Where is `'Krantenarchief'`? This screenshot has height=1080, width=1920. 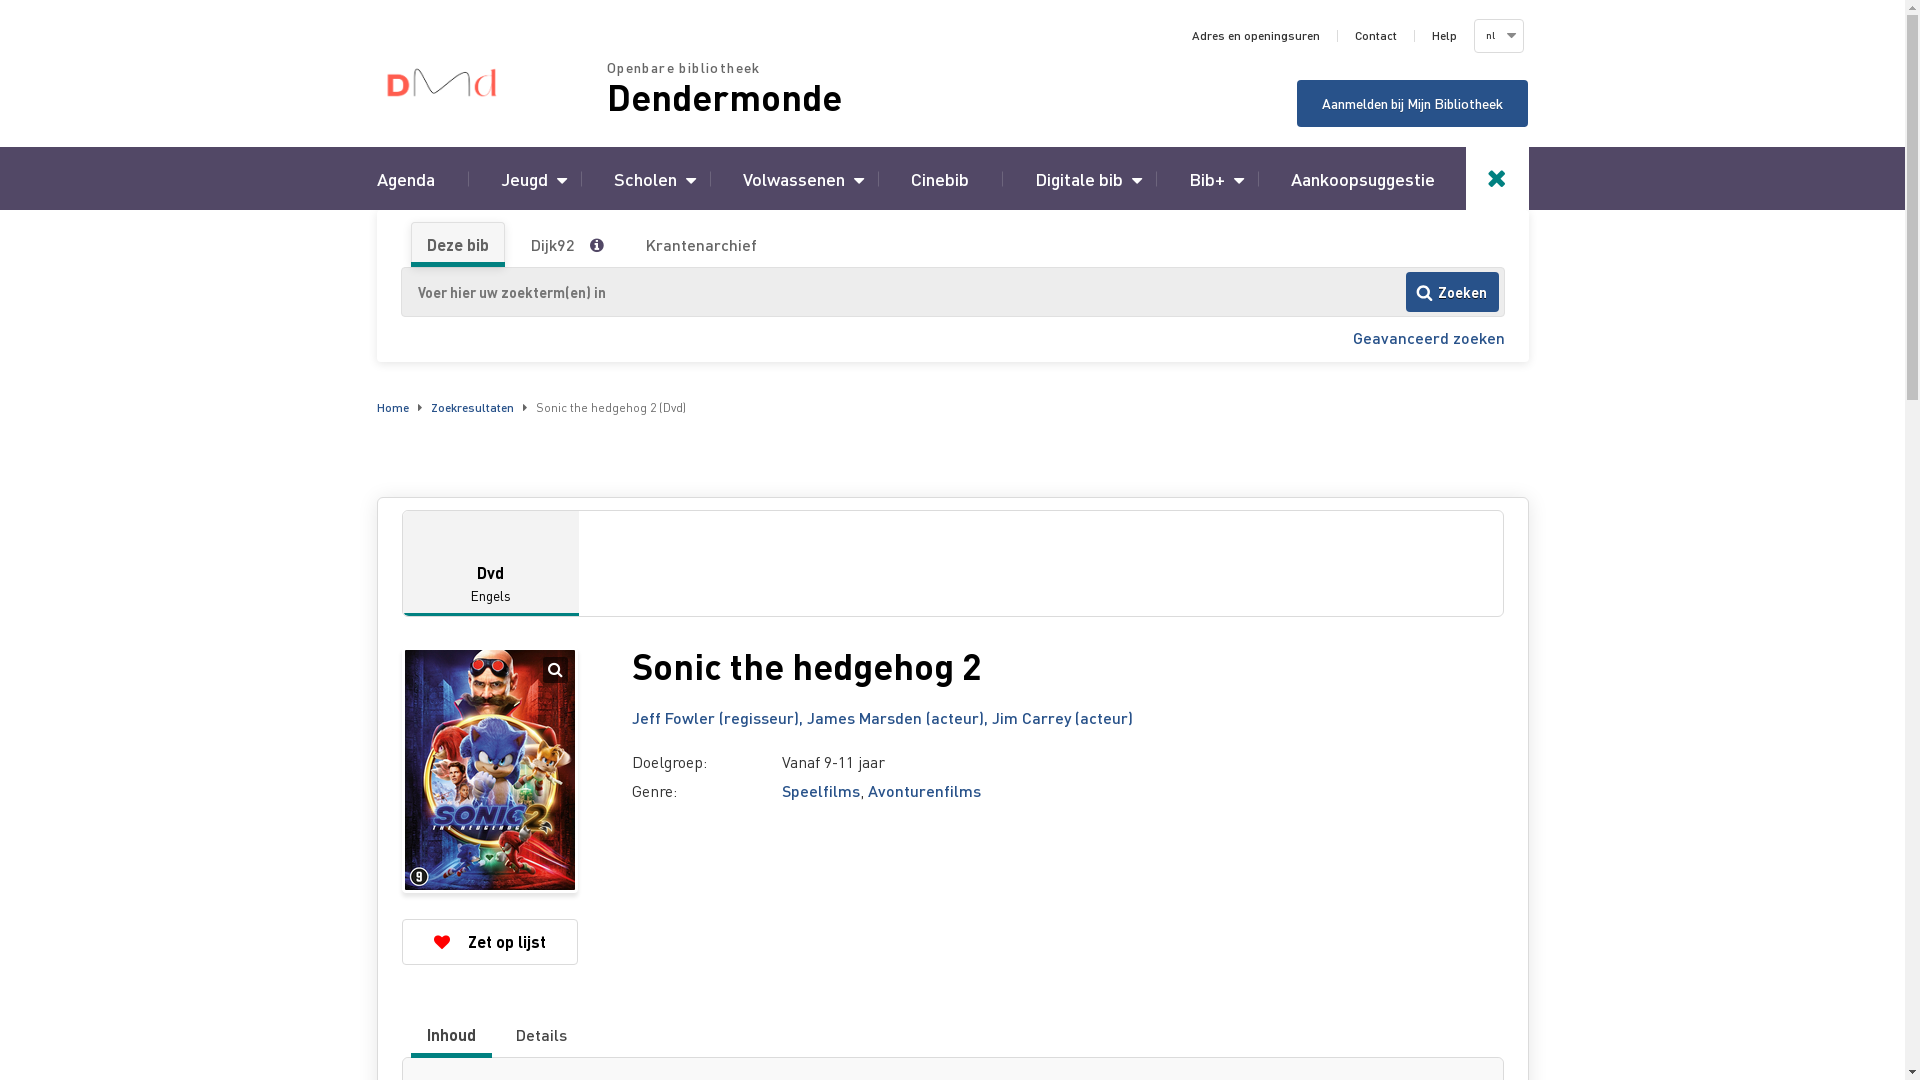 'Krantenarchief' is located at coordinates (628, 244).